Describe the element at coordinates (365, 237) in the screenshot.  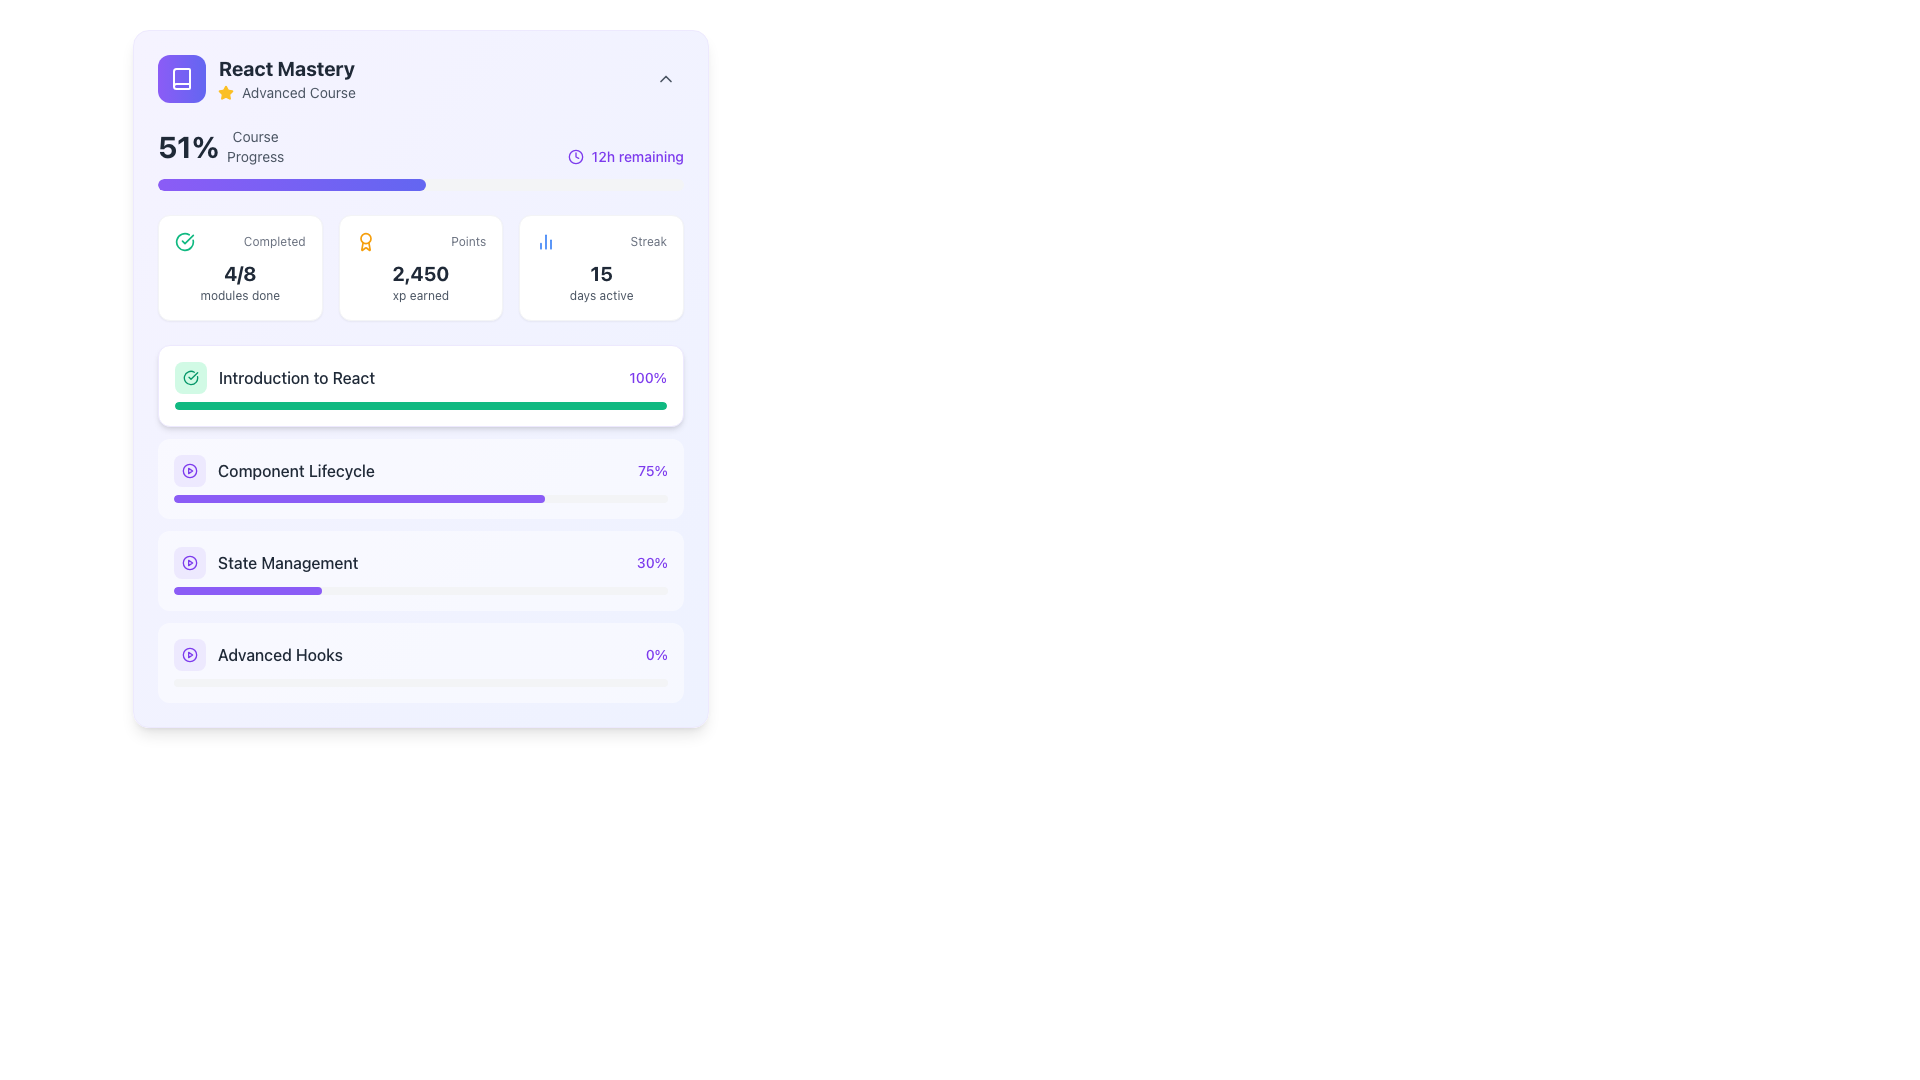
I see `the circular graphical component styled as an award or badge, which is part of an SVG award icon located within an interface of metrics and achievements` at that location.